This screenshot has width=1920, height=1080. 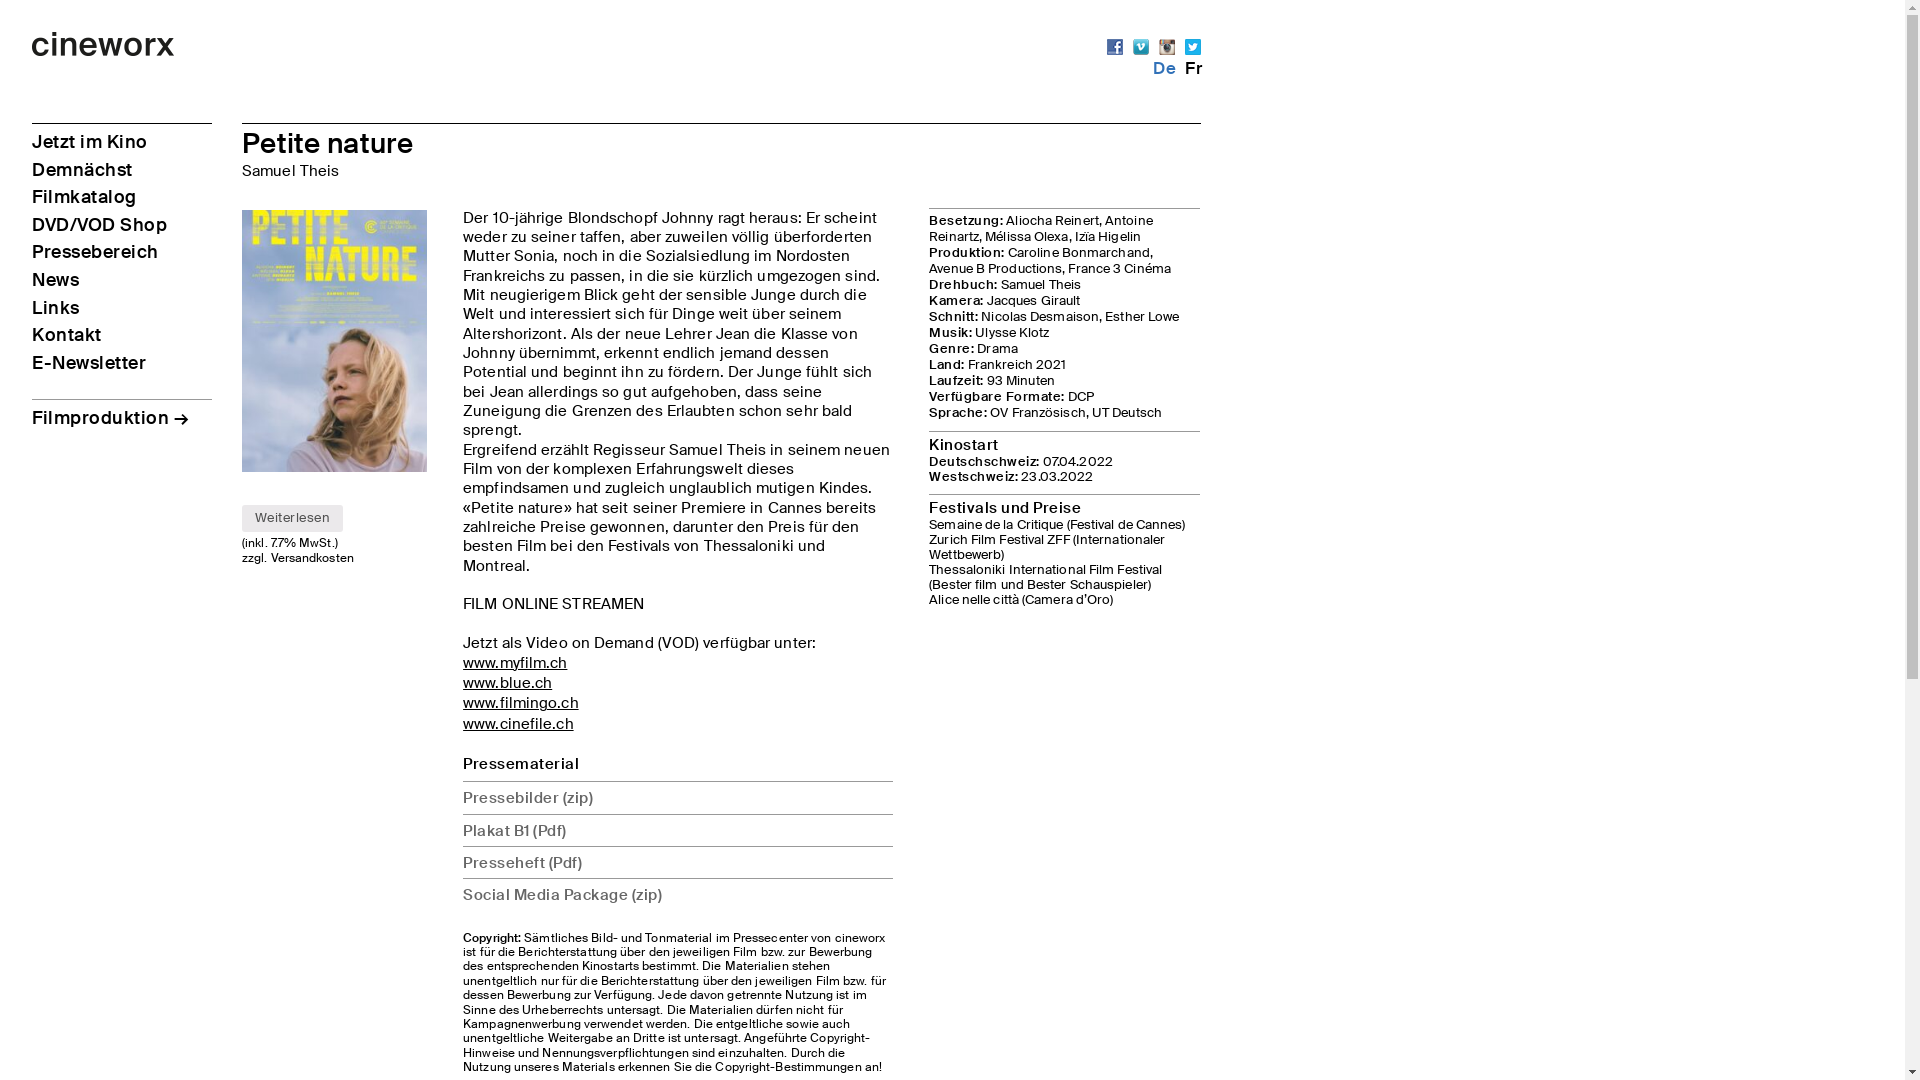 I want to click on 'Pressebereich', so click(x=94, y=250).